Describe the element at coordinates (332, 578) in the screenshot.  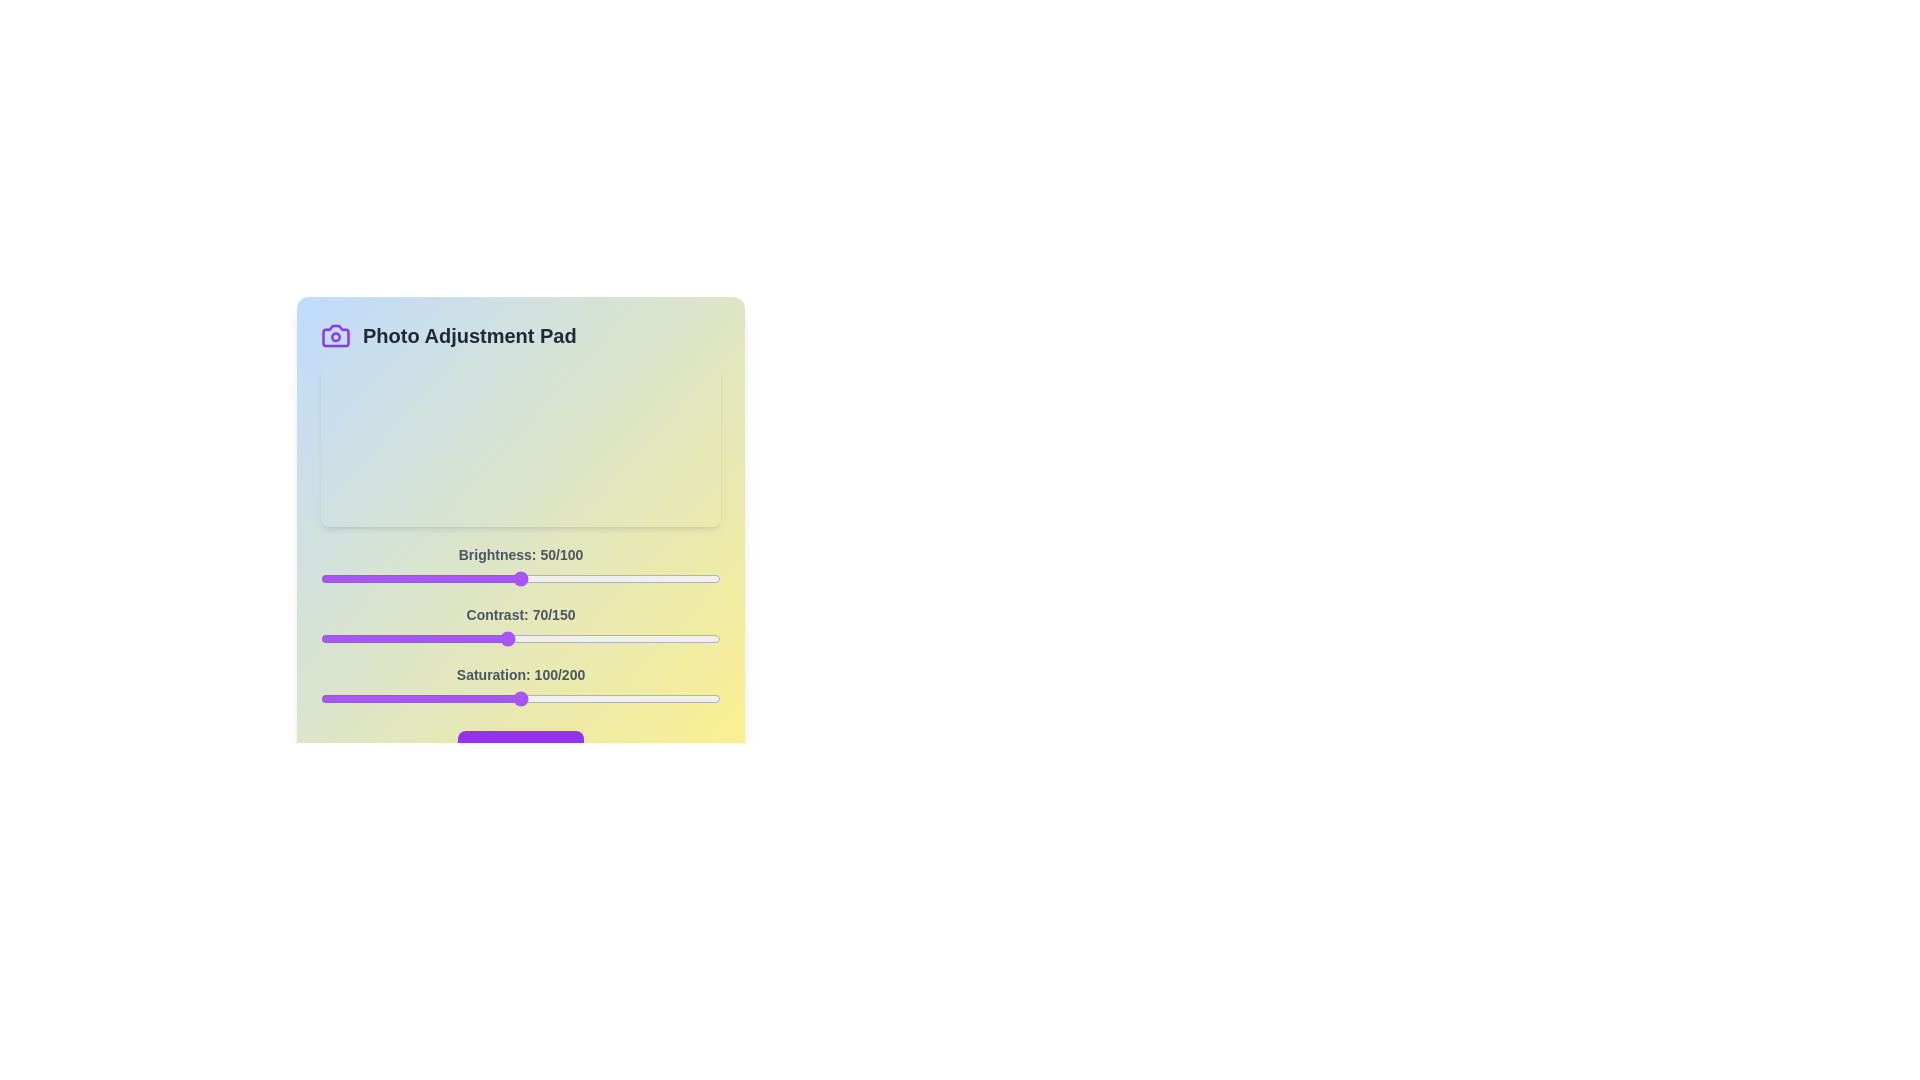
I see `the 0 slider to 3` at that location.